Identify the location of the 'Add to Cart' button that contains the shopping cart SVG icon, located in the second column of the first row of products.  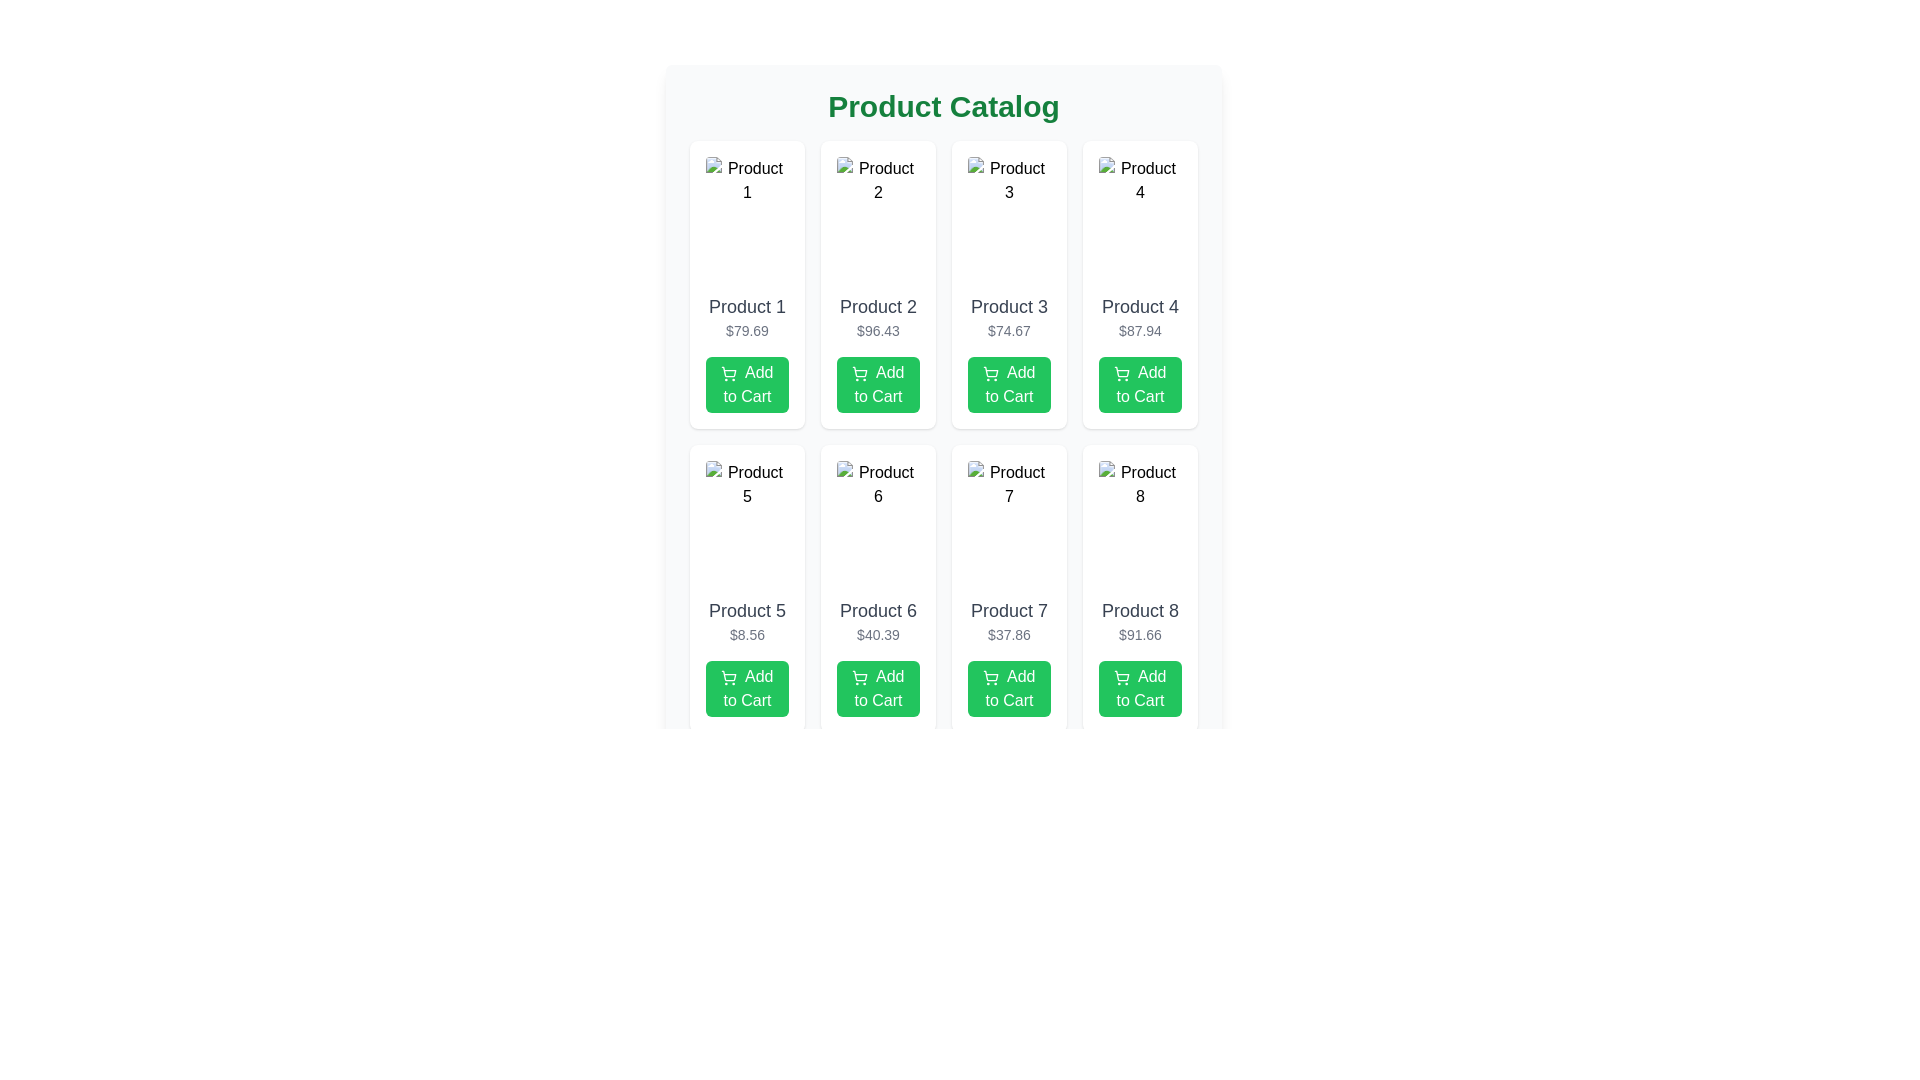
(860, 373).